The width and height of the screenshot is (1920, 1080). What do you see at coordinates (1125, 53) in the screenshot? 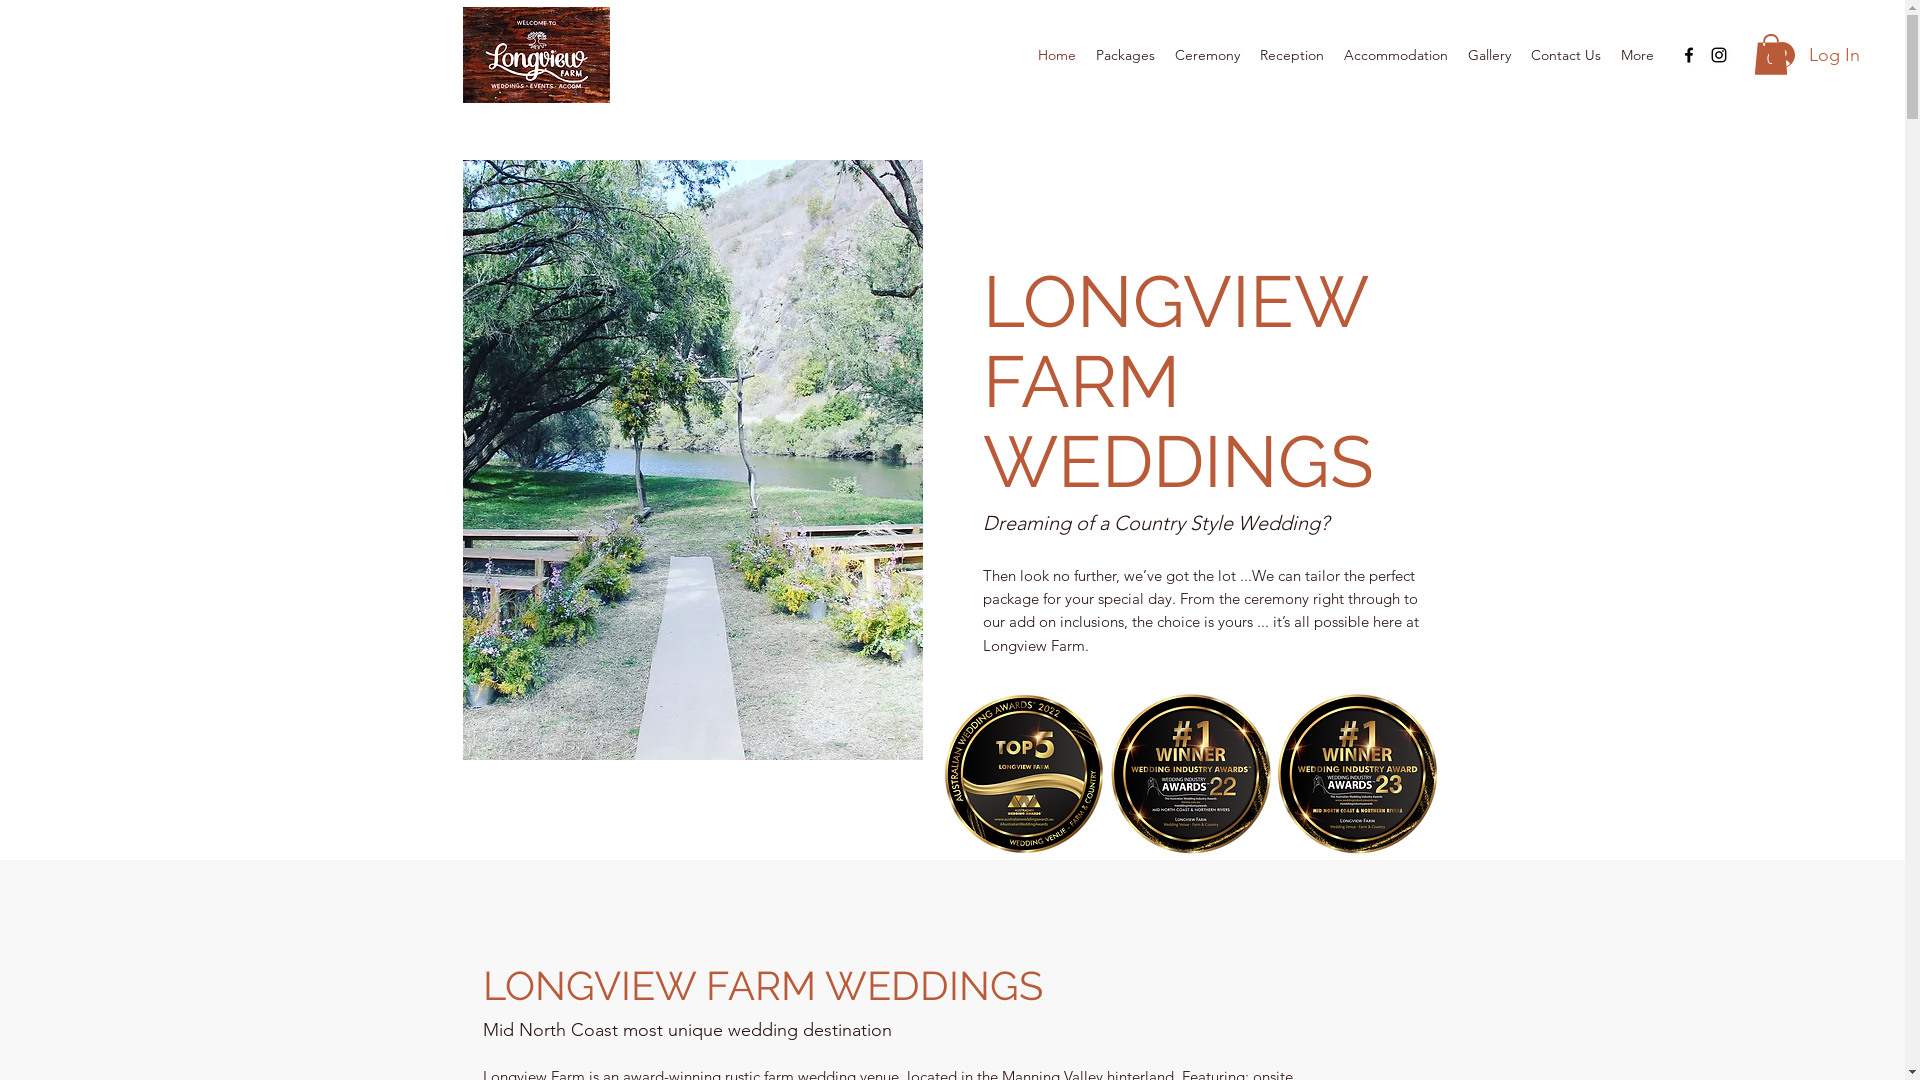
I see `'Packages'` at bounding box center [1125, 53].